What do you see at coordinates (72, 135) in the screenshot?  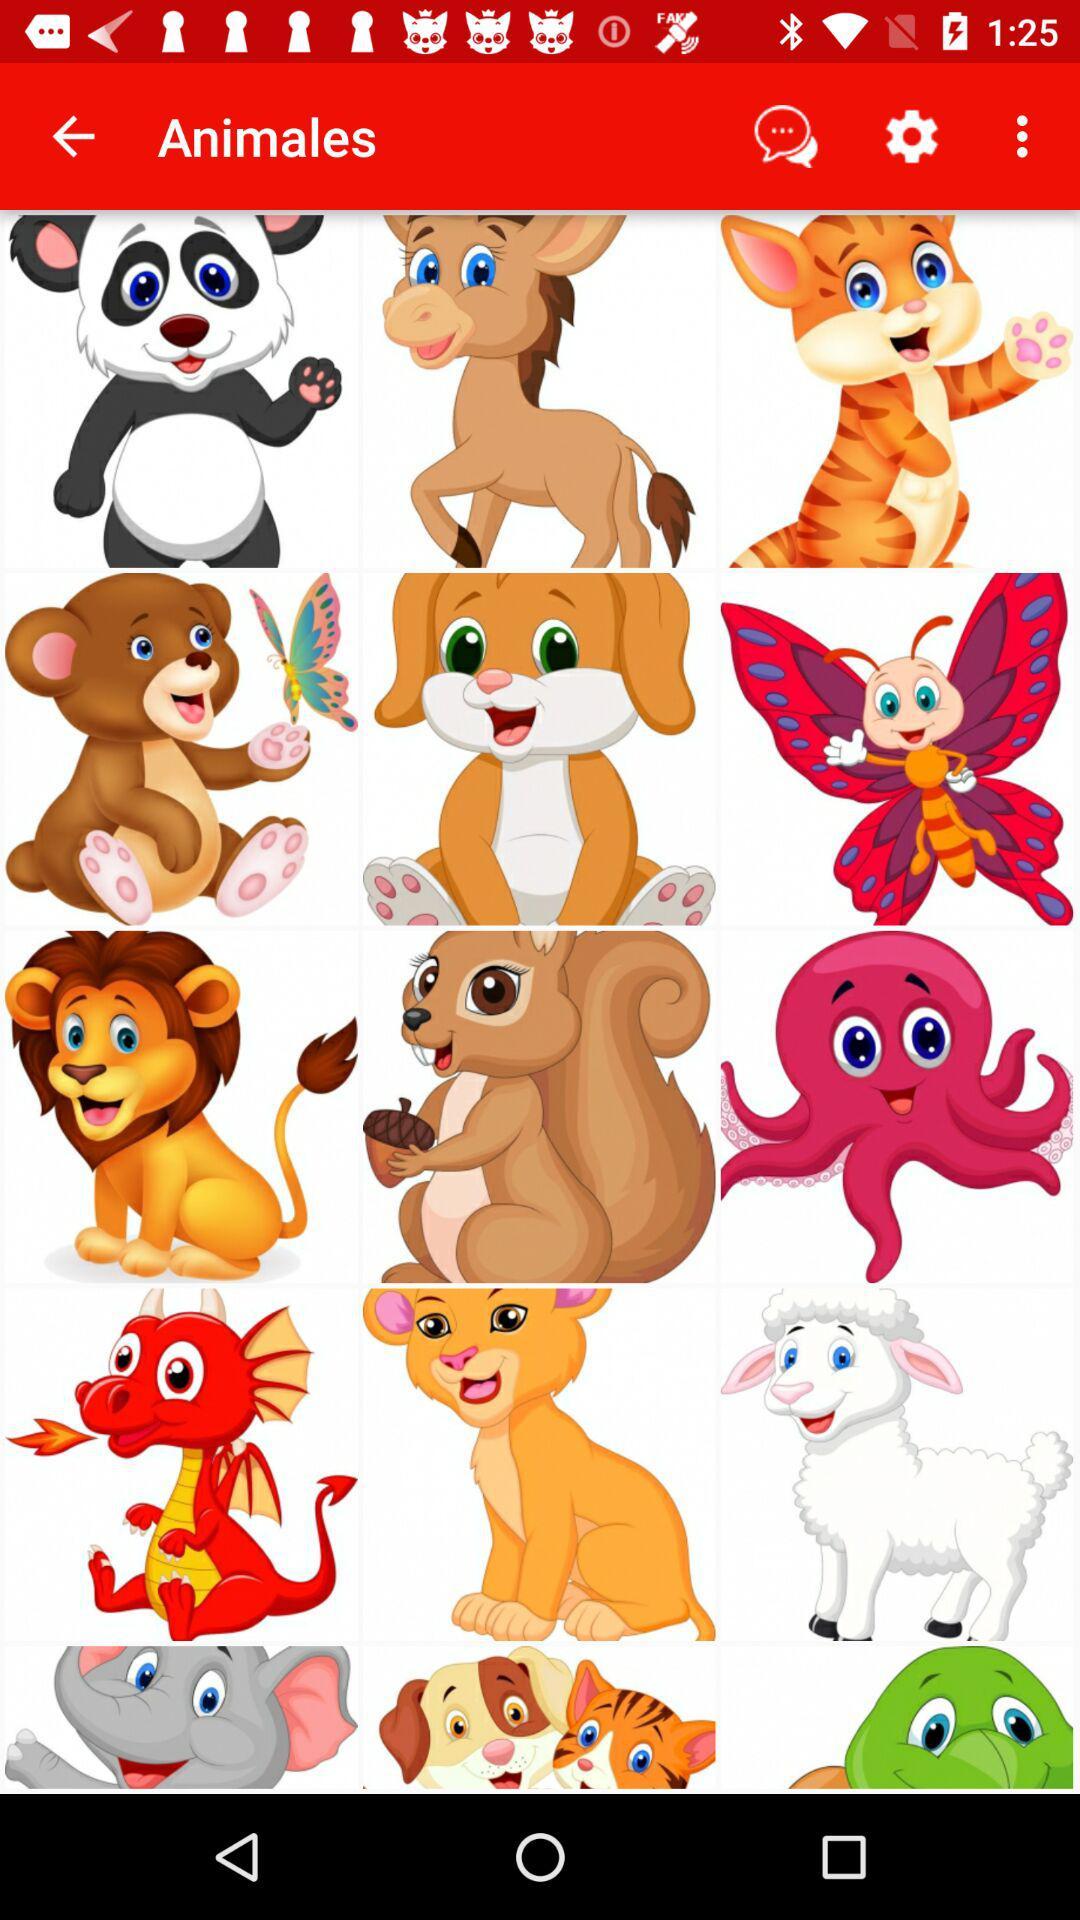 I see `the icon next to the animales icon` at bounding box center [72, 135].